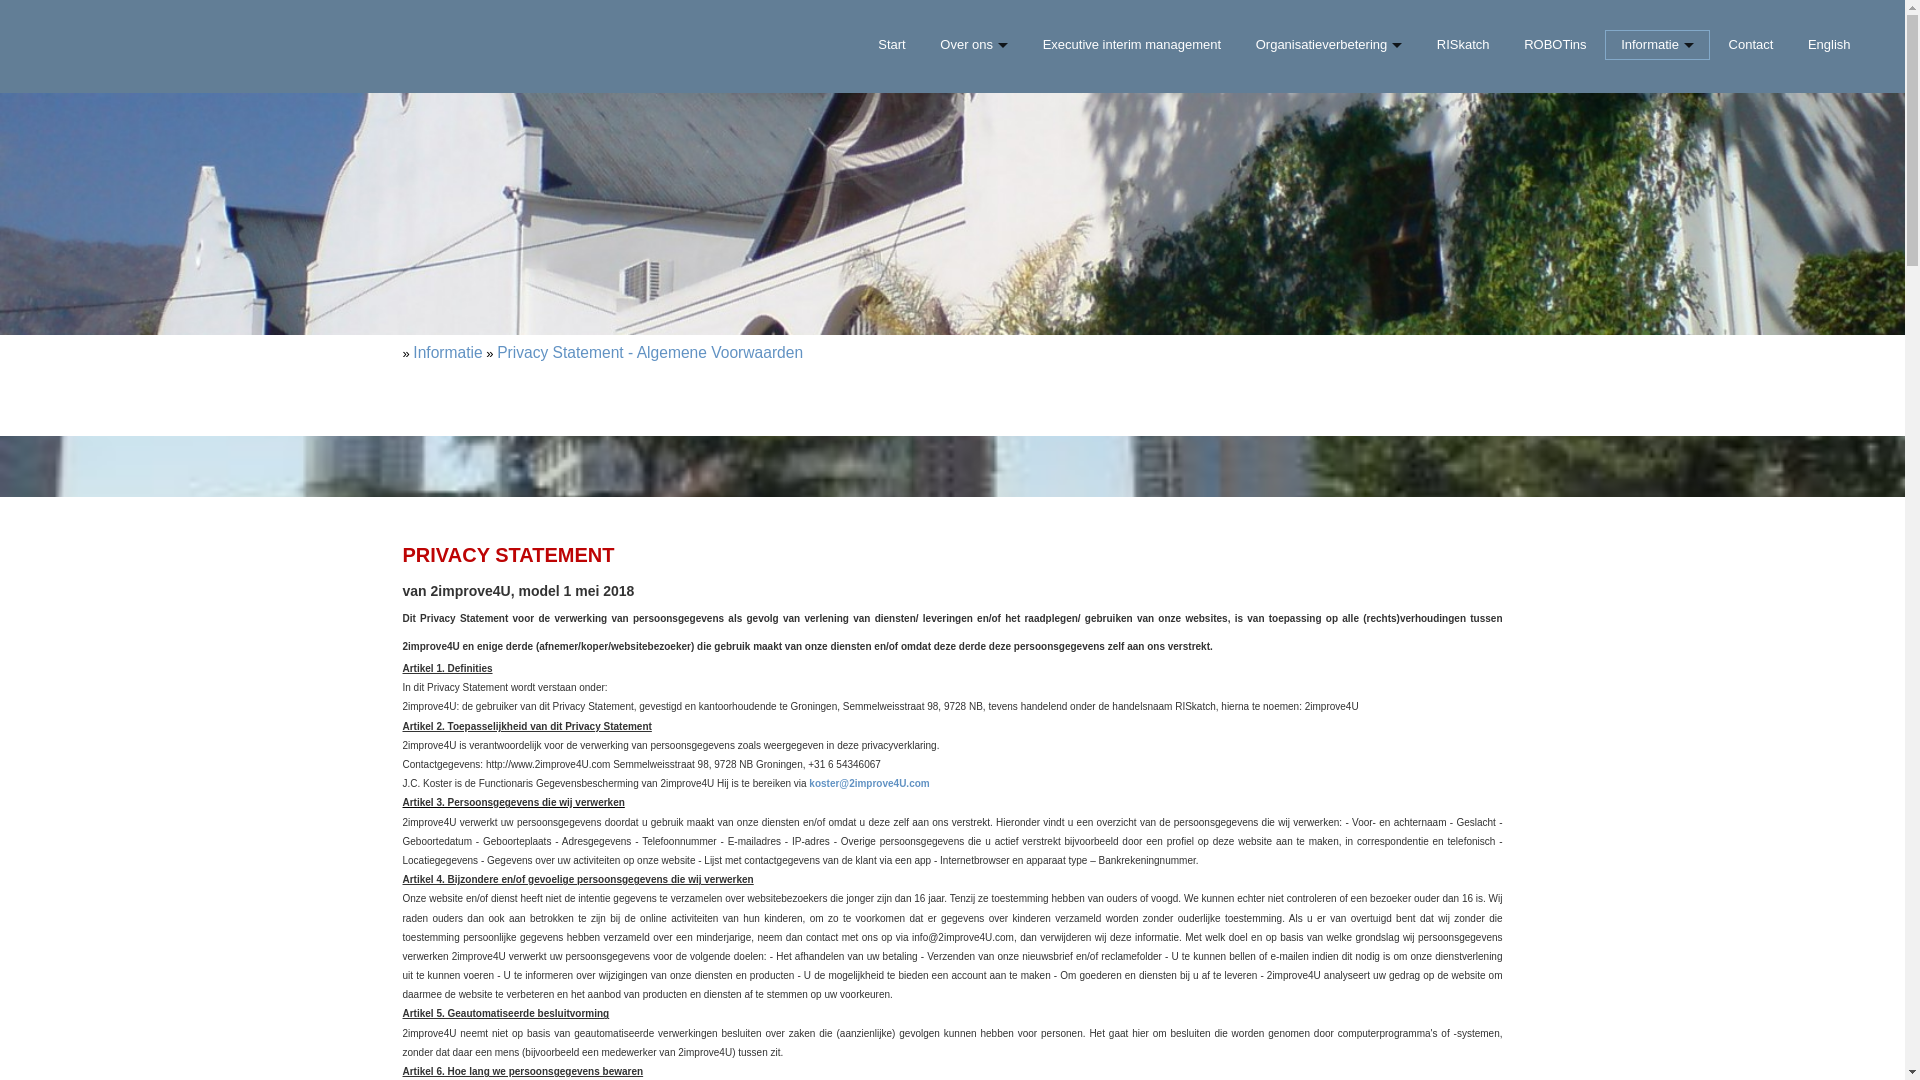 The width and height of the screenshot is (1920, 1080). Describe the element at coordinates (446, 351) in the screenshot. I see `'Informatie'` at that location.